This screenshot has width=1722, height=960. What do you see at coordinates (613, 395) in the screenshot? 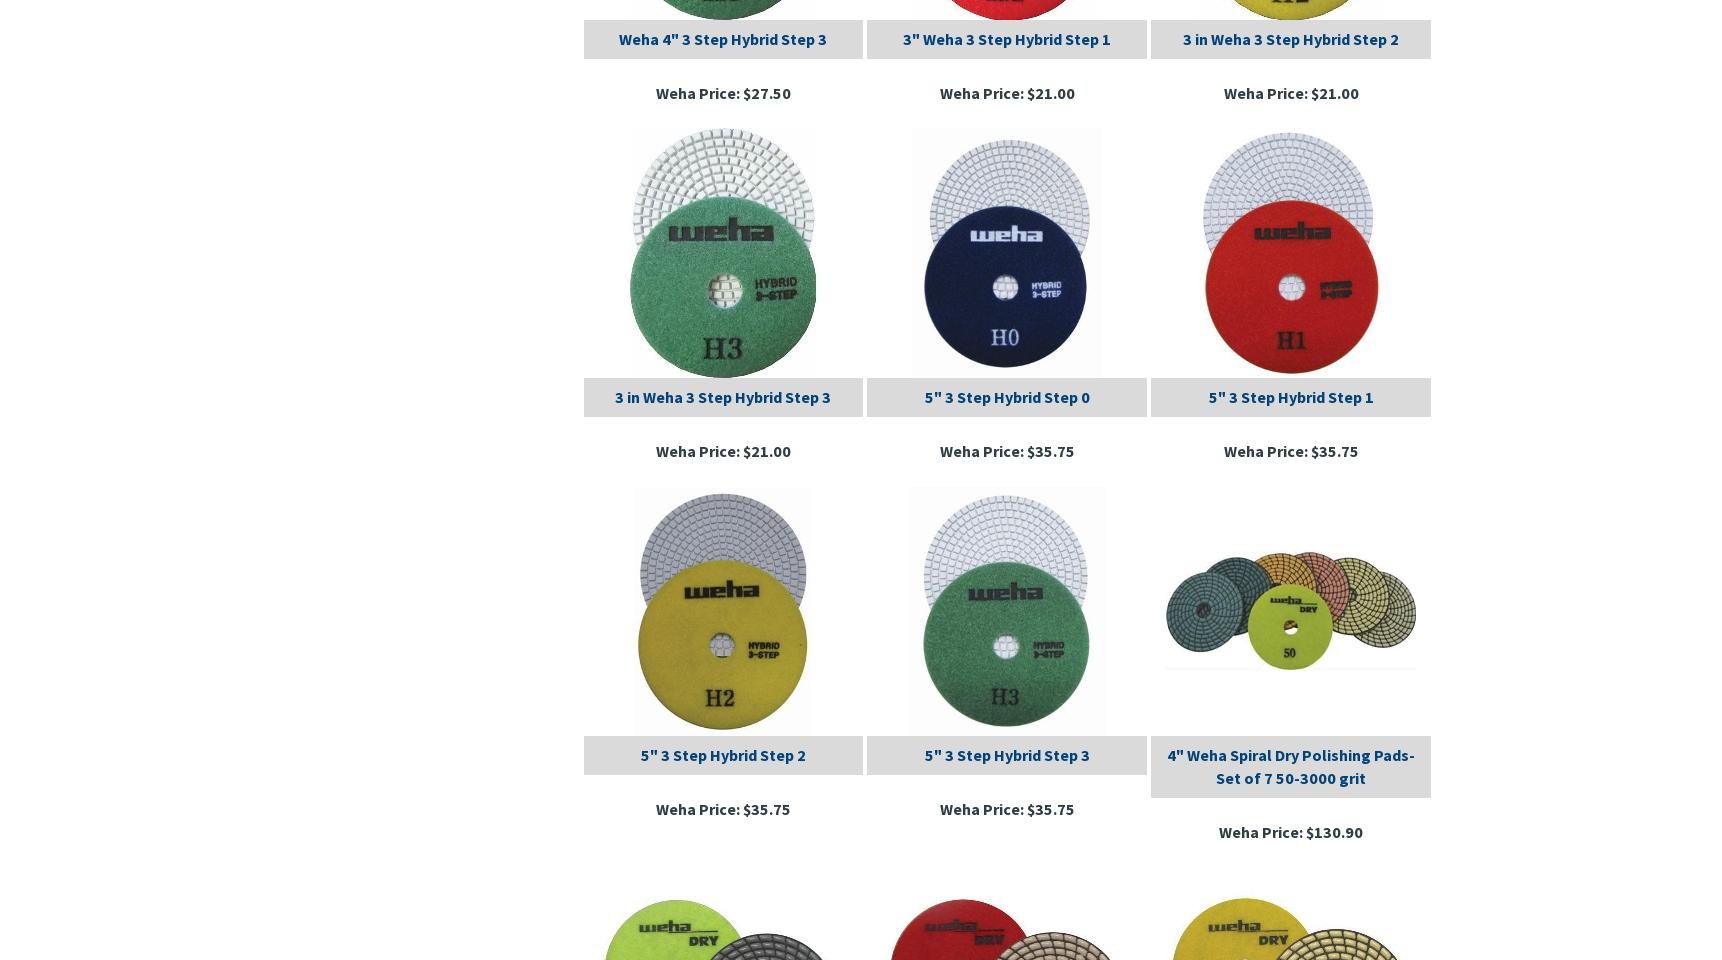
I see `'3 in Weha 3 Step Hybrid  Step 3'` at bounding box center [613, 395].